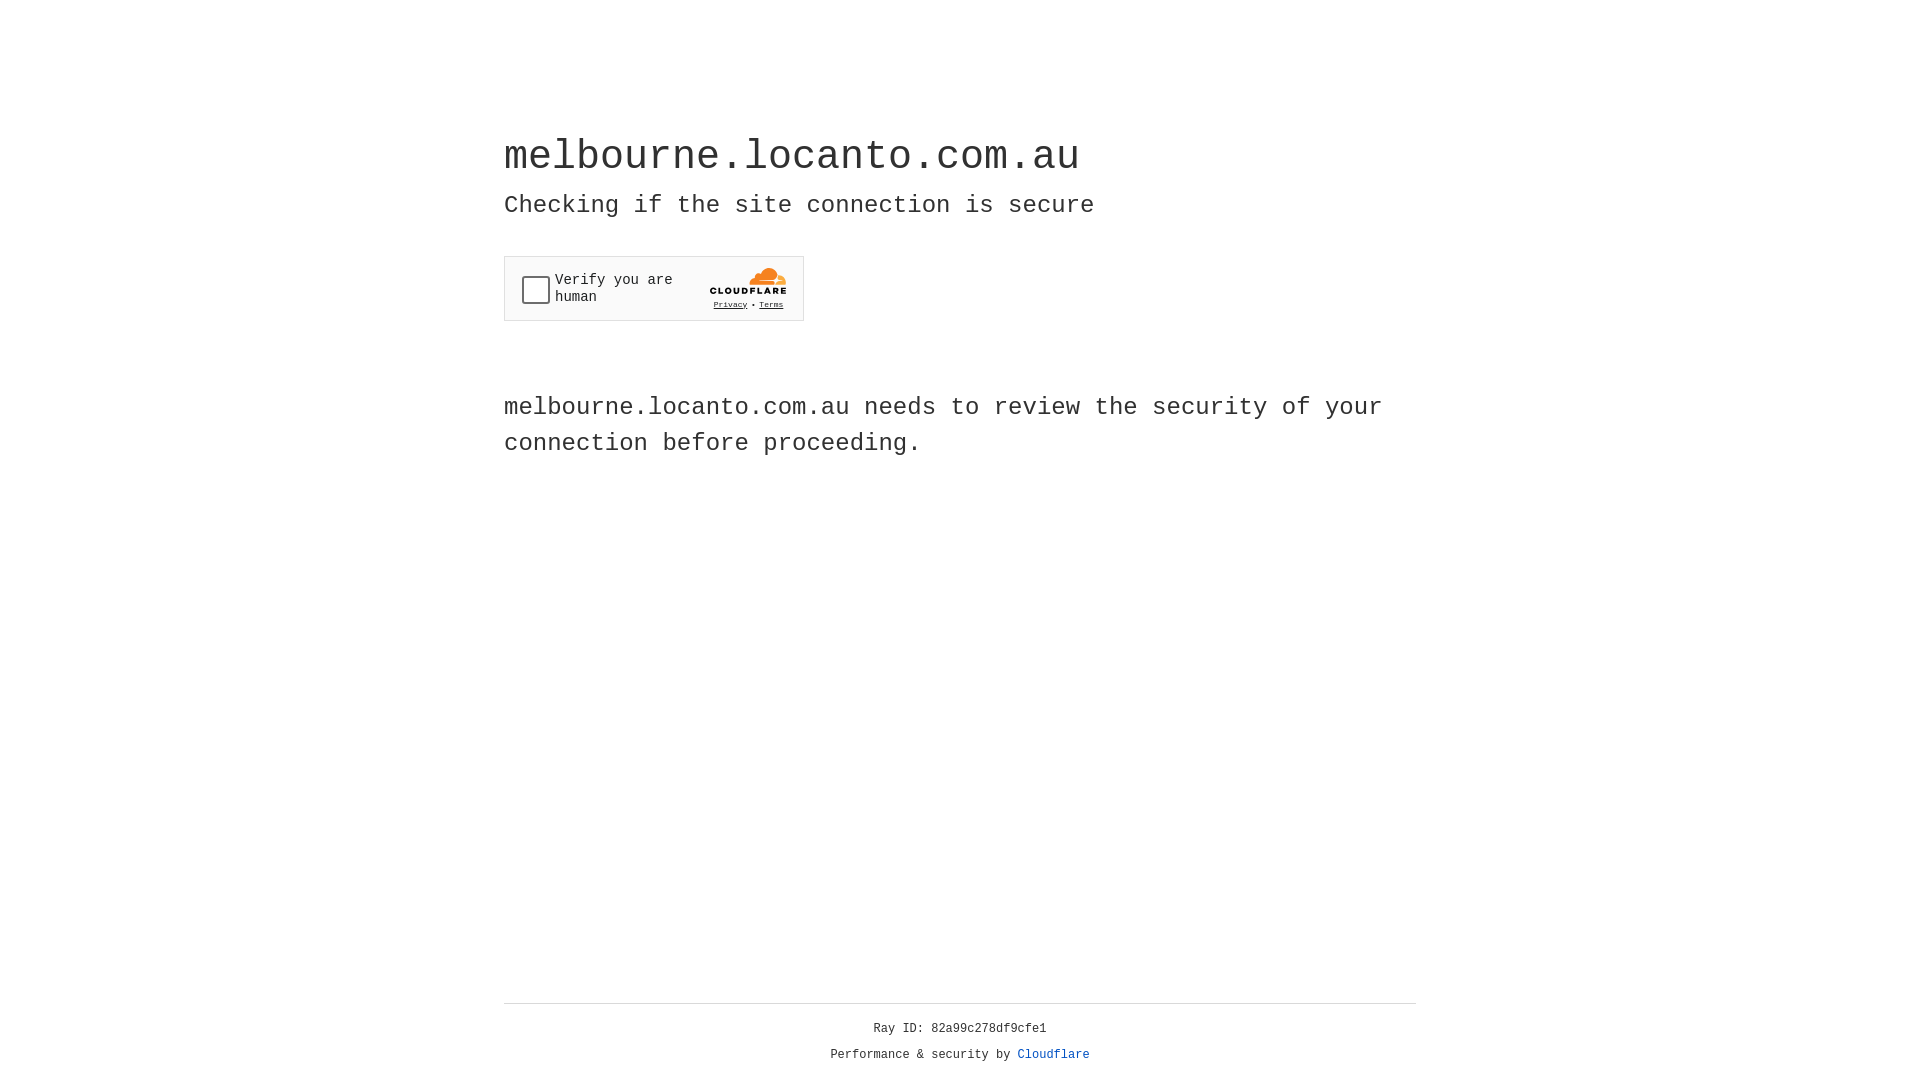 The image size is (1920, 1080). Describe the element at coordinates (1017, 1054) in the screenshot. I see `'Cloudflare'` at that location.